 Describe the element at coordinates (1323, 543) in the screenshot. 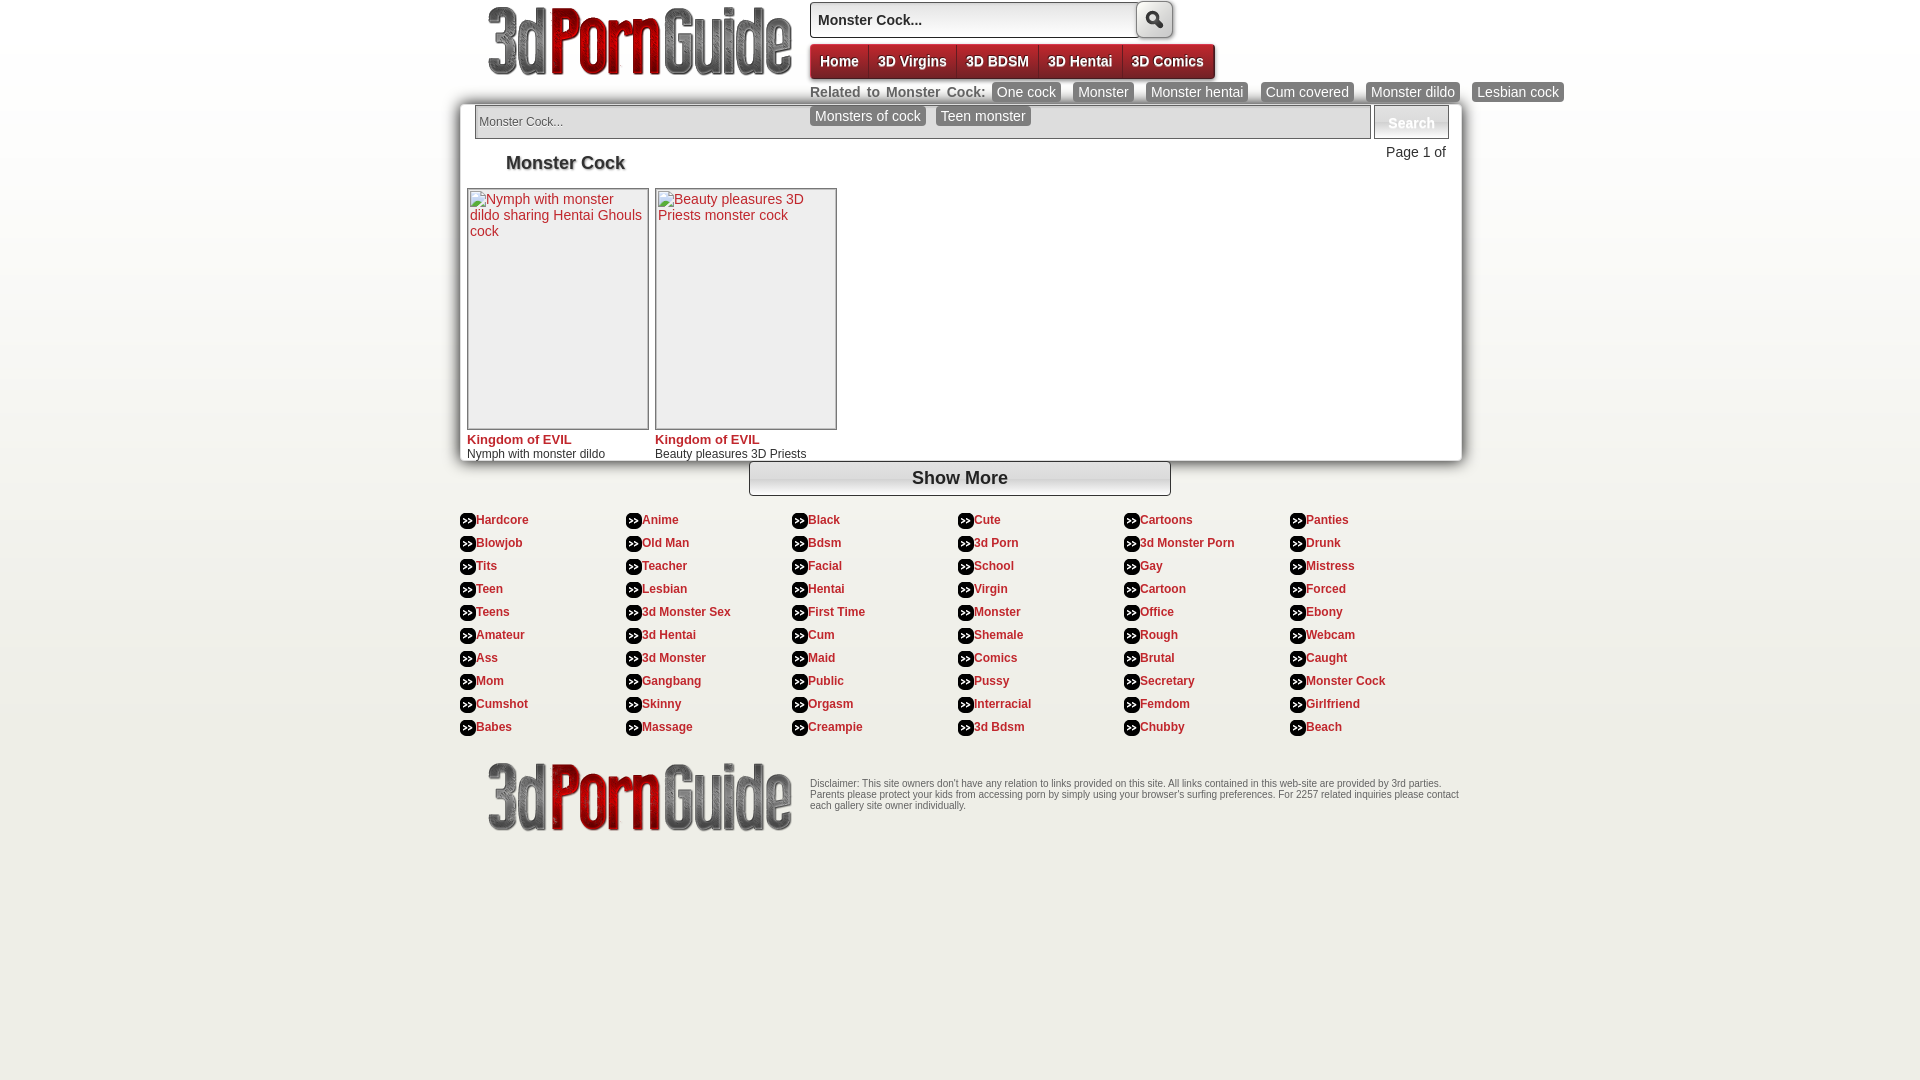

I see `'Drunk'` at that location.